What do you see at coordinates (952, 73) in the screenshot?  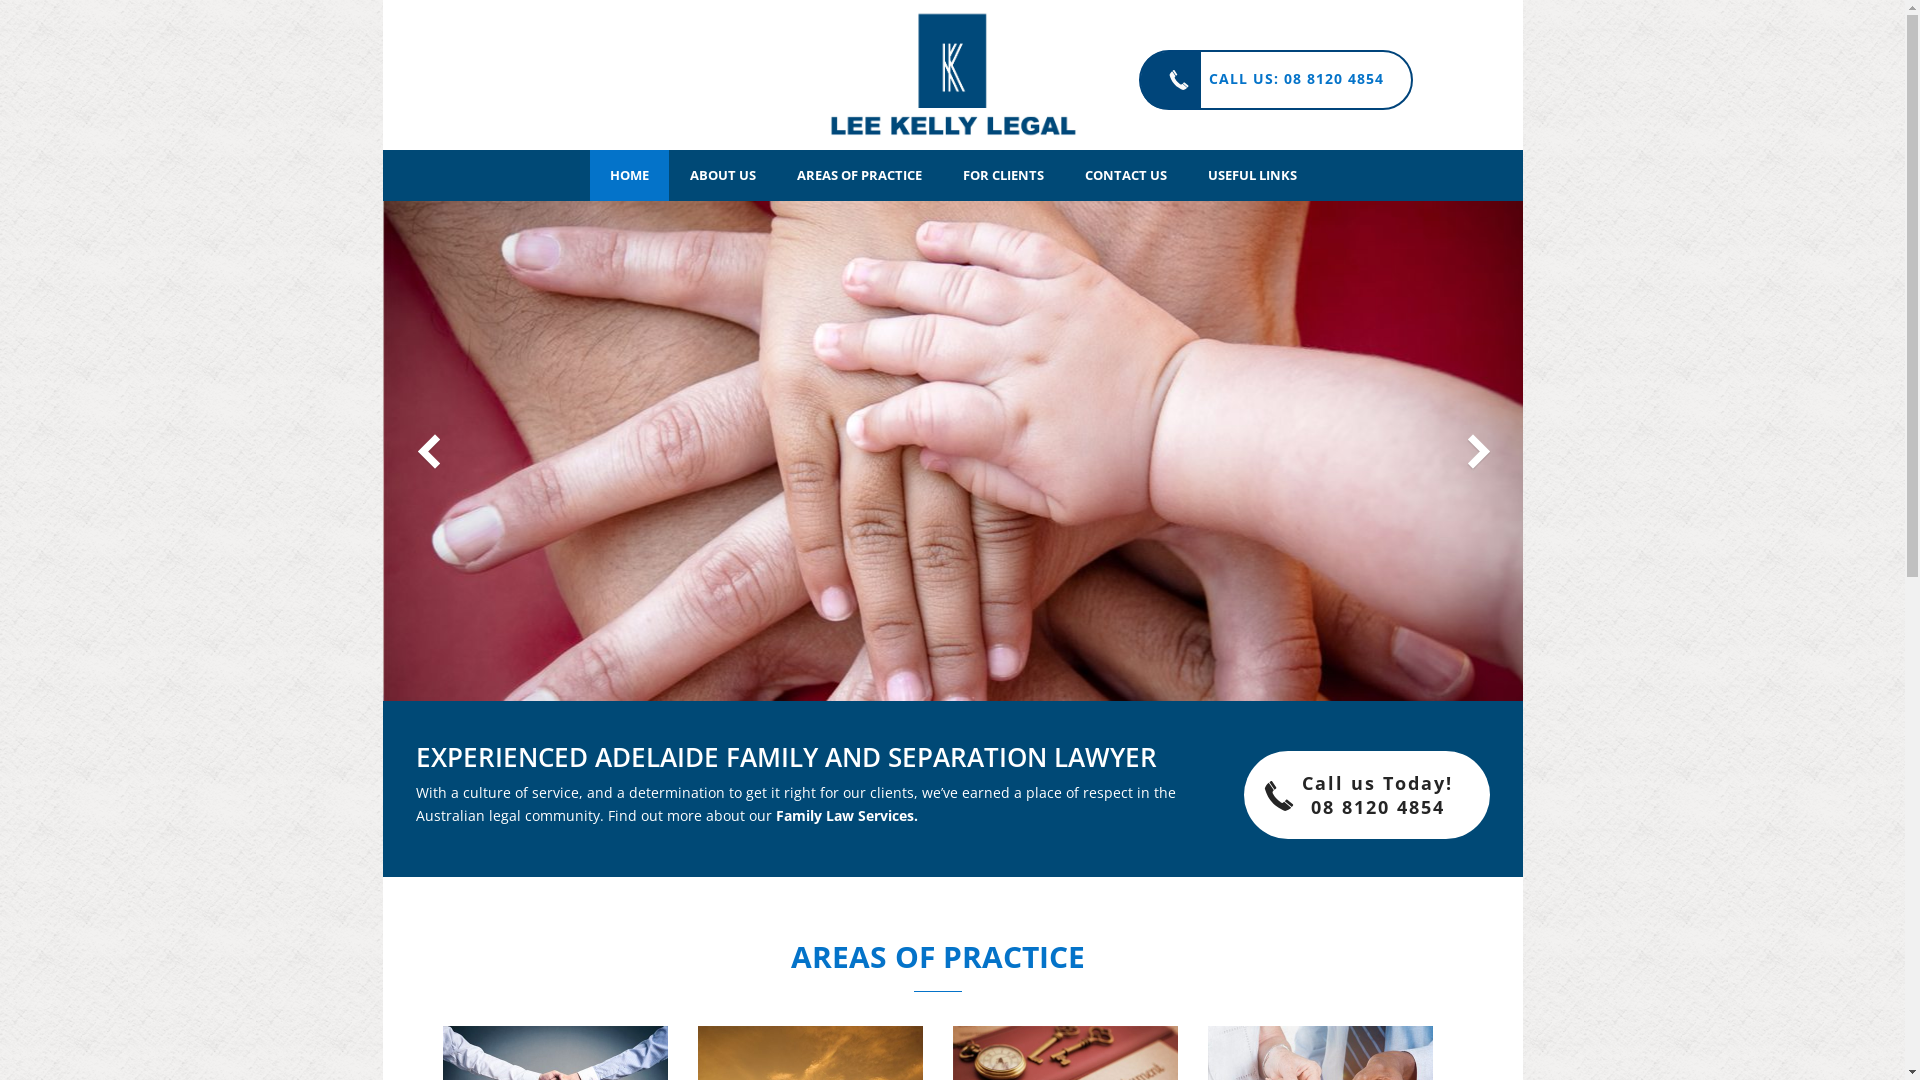 I see `'Lee Kelly Legal'` at bounding box center [952, 73].